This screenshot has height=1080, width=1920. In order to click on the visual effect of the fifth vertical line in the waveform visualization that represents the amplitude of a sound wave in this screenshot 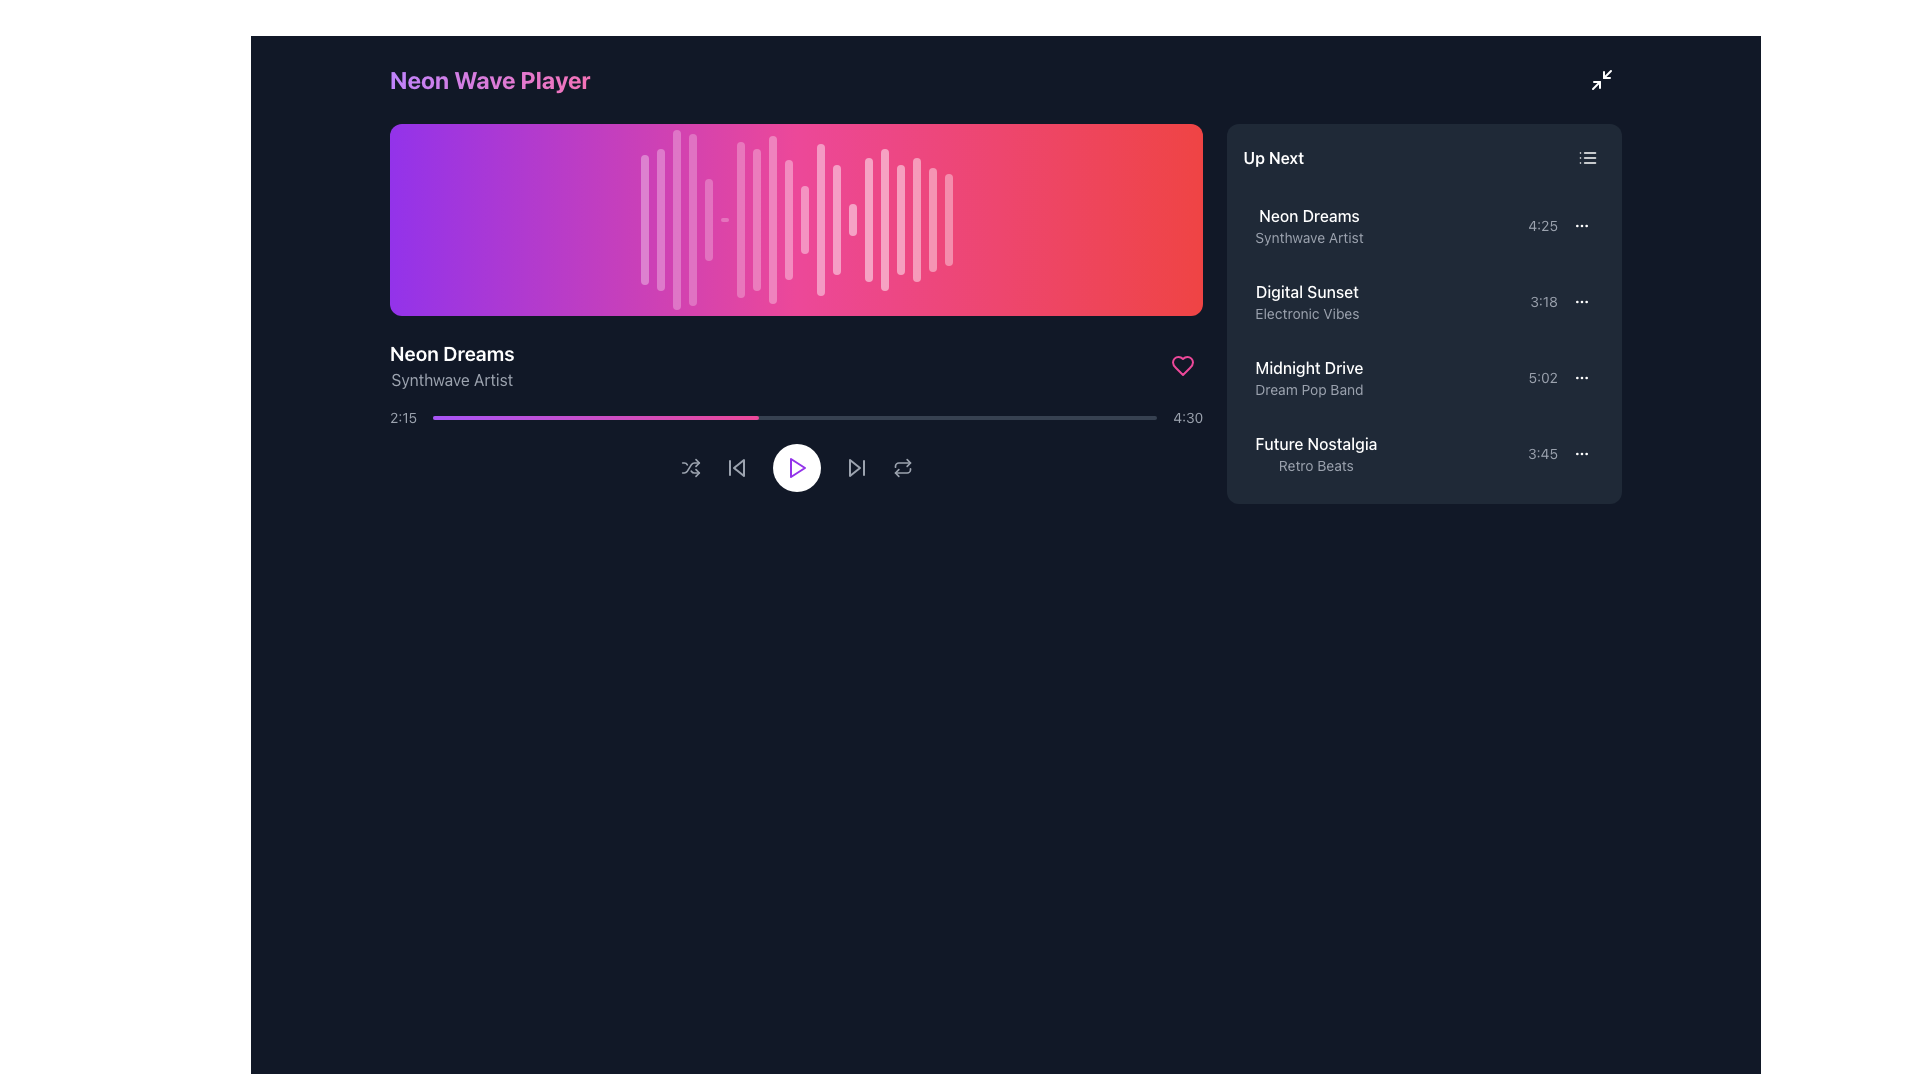, I will do `click(708, 219)`.